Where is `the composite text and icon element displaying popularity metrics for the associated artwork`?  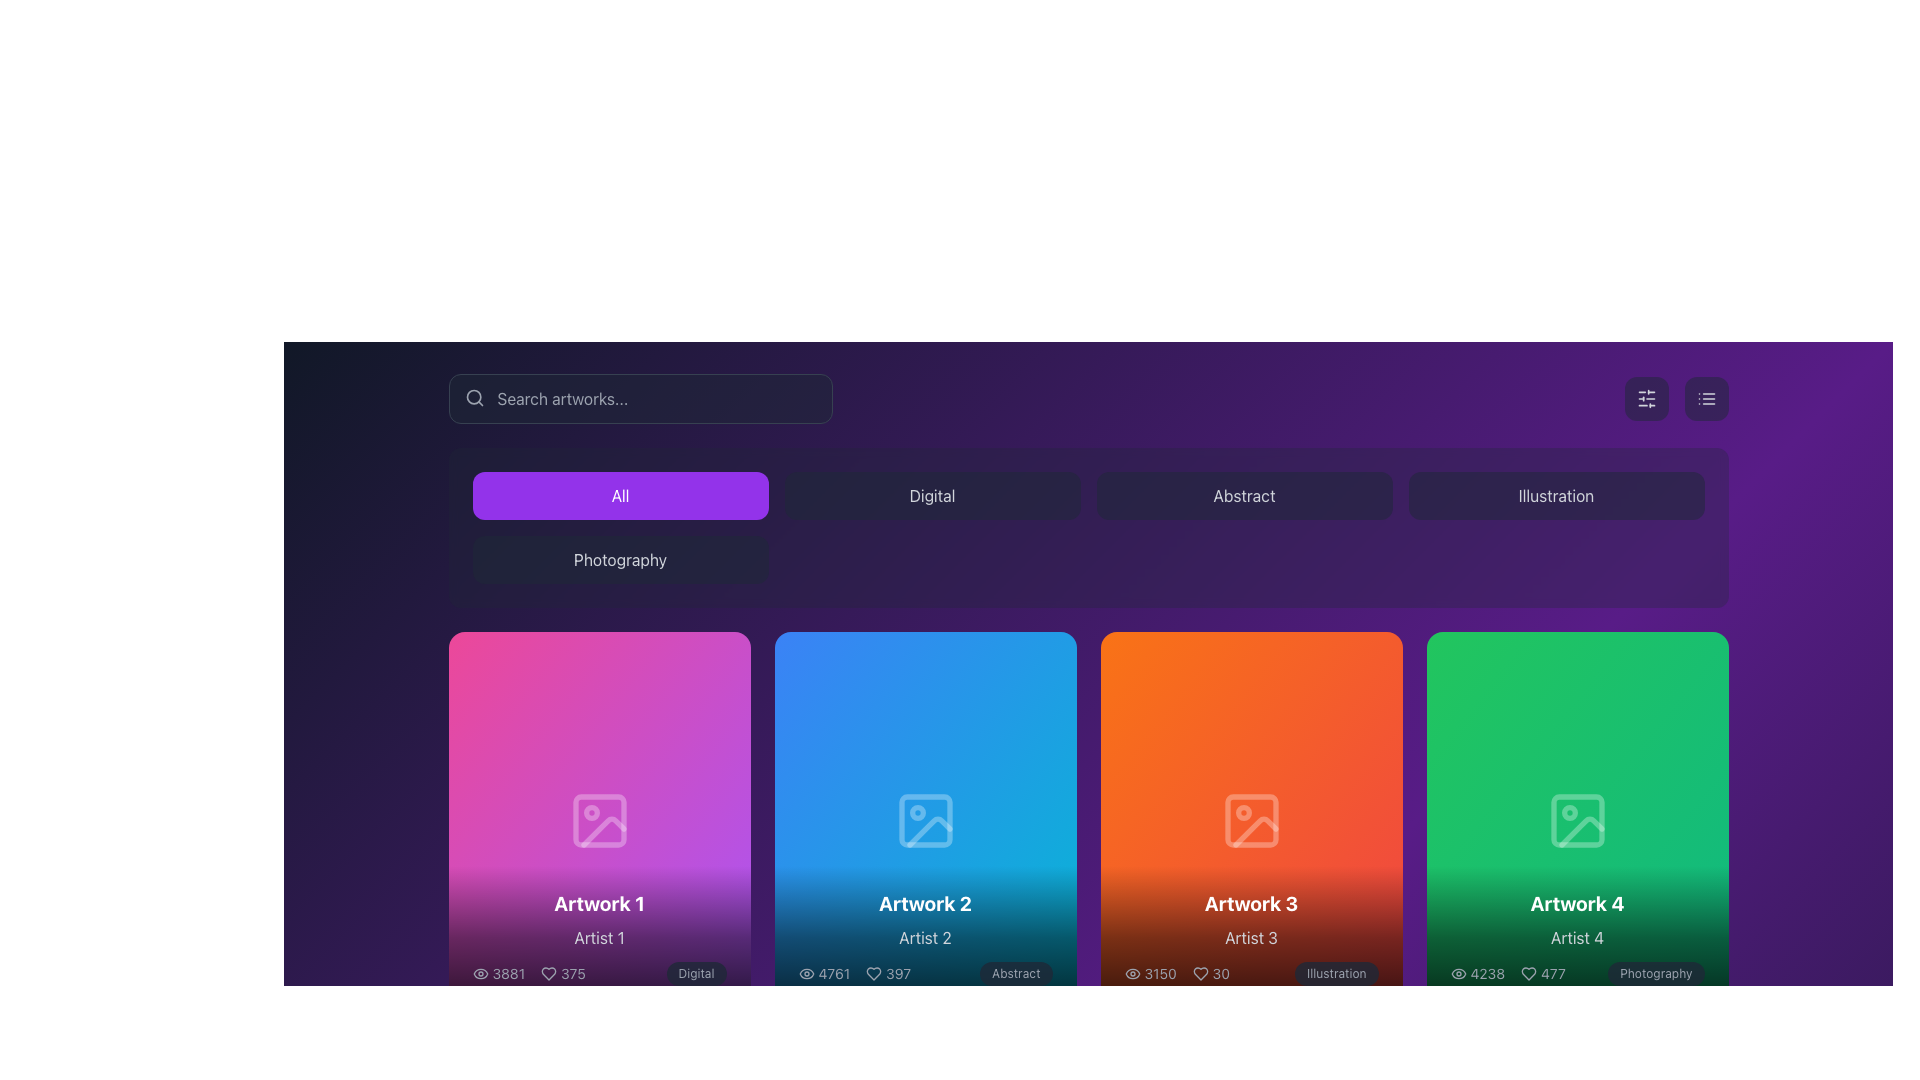
the composite text and icon element displaying popularity metrics for the associated artwork is located at coordinates (1177, 972).